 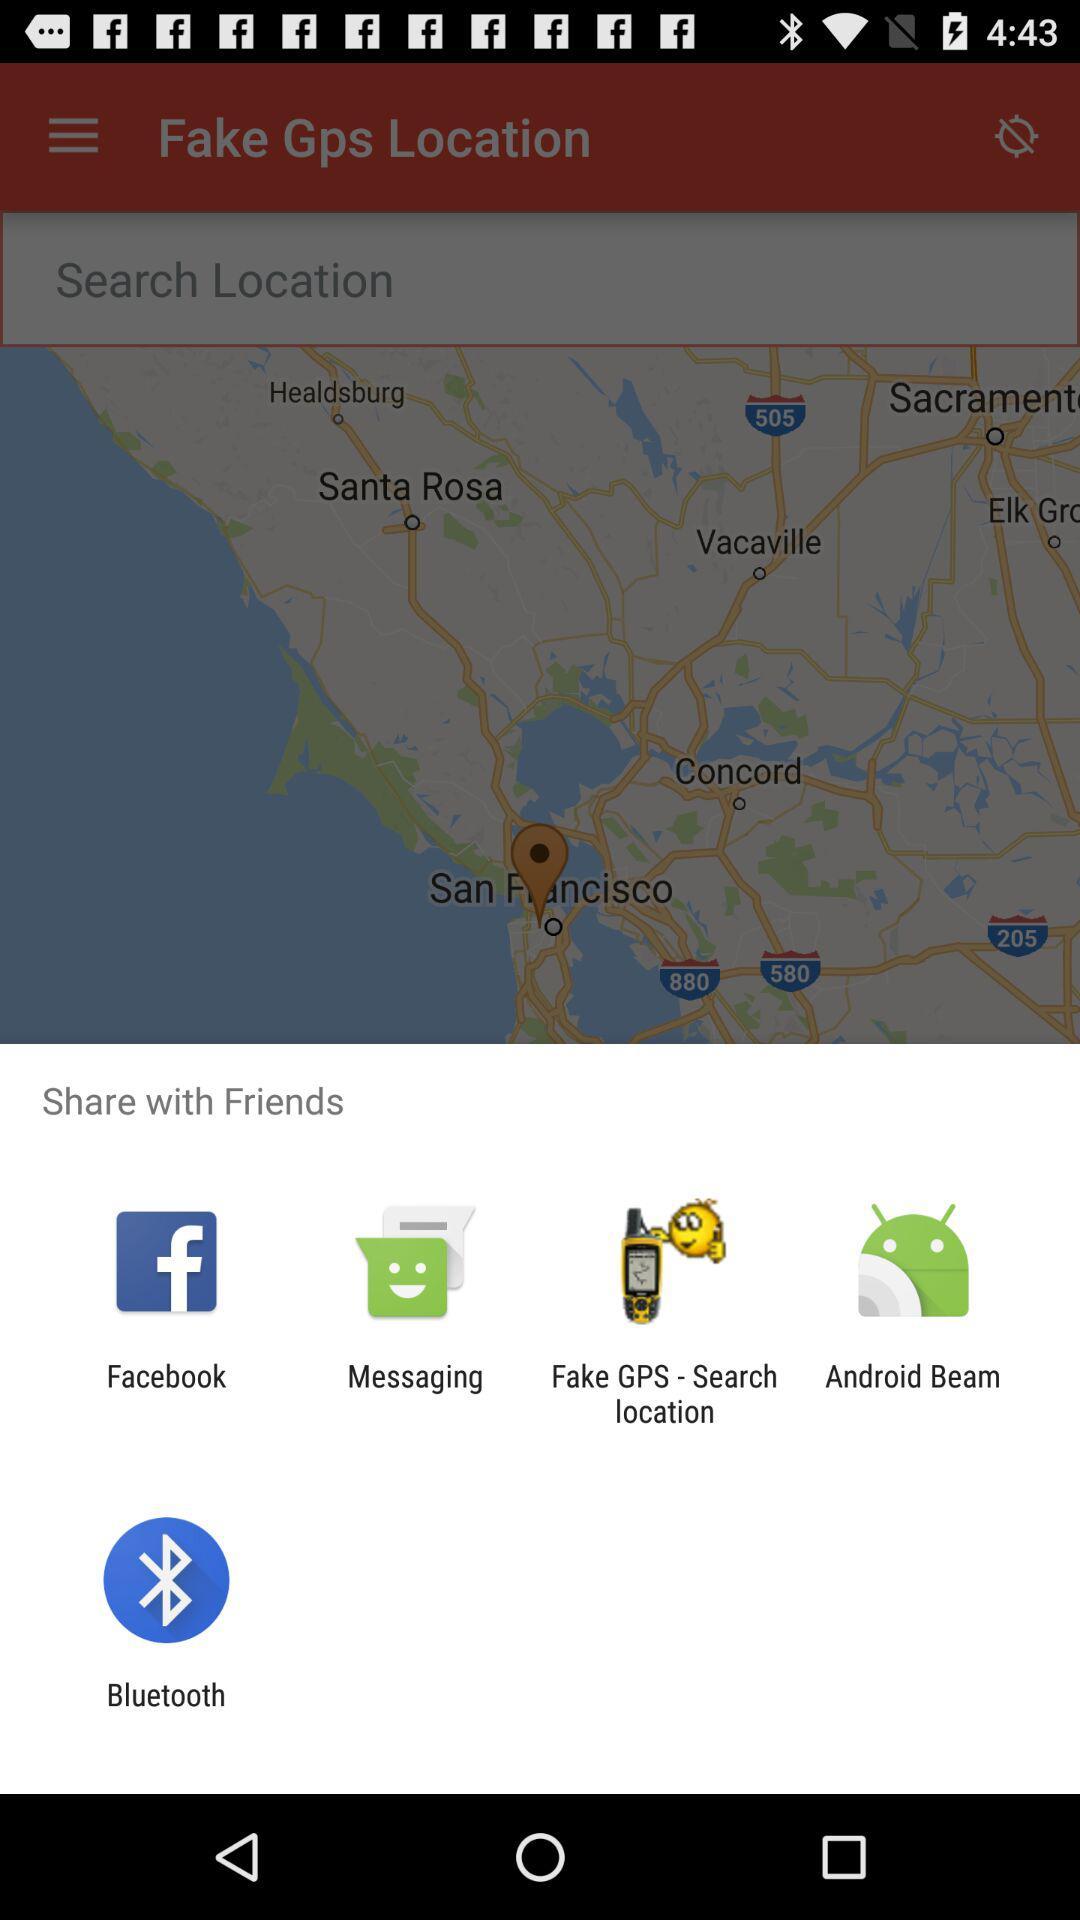 I want to click on the item to the right of messaging icon, so click(x=664, y=1392).